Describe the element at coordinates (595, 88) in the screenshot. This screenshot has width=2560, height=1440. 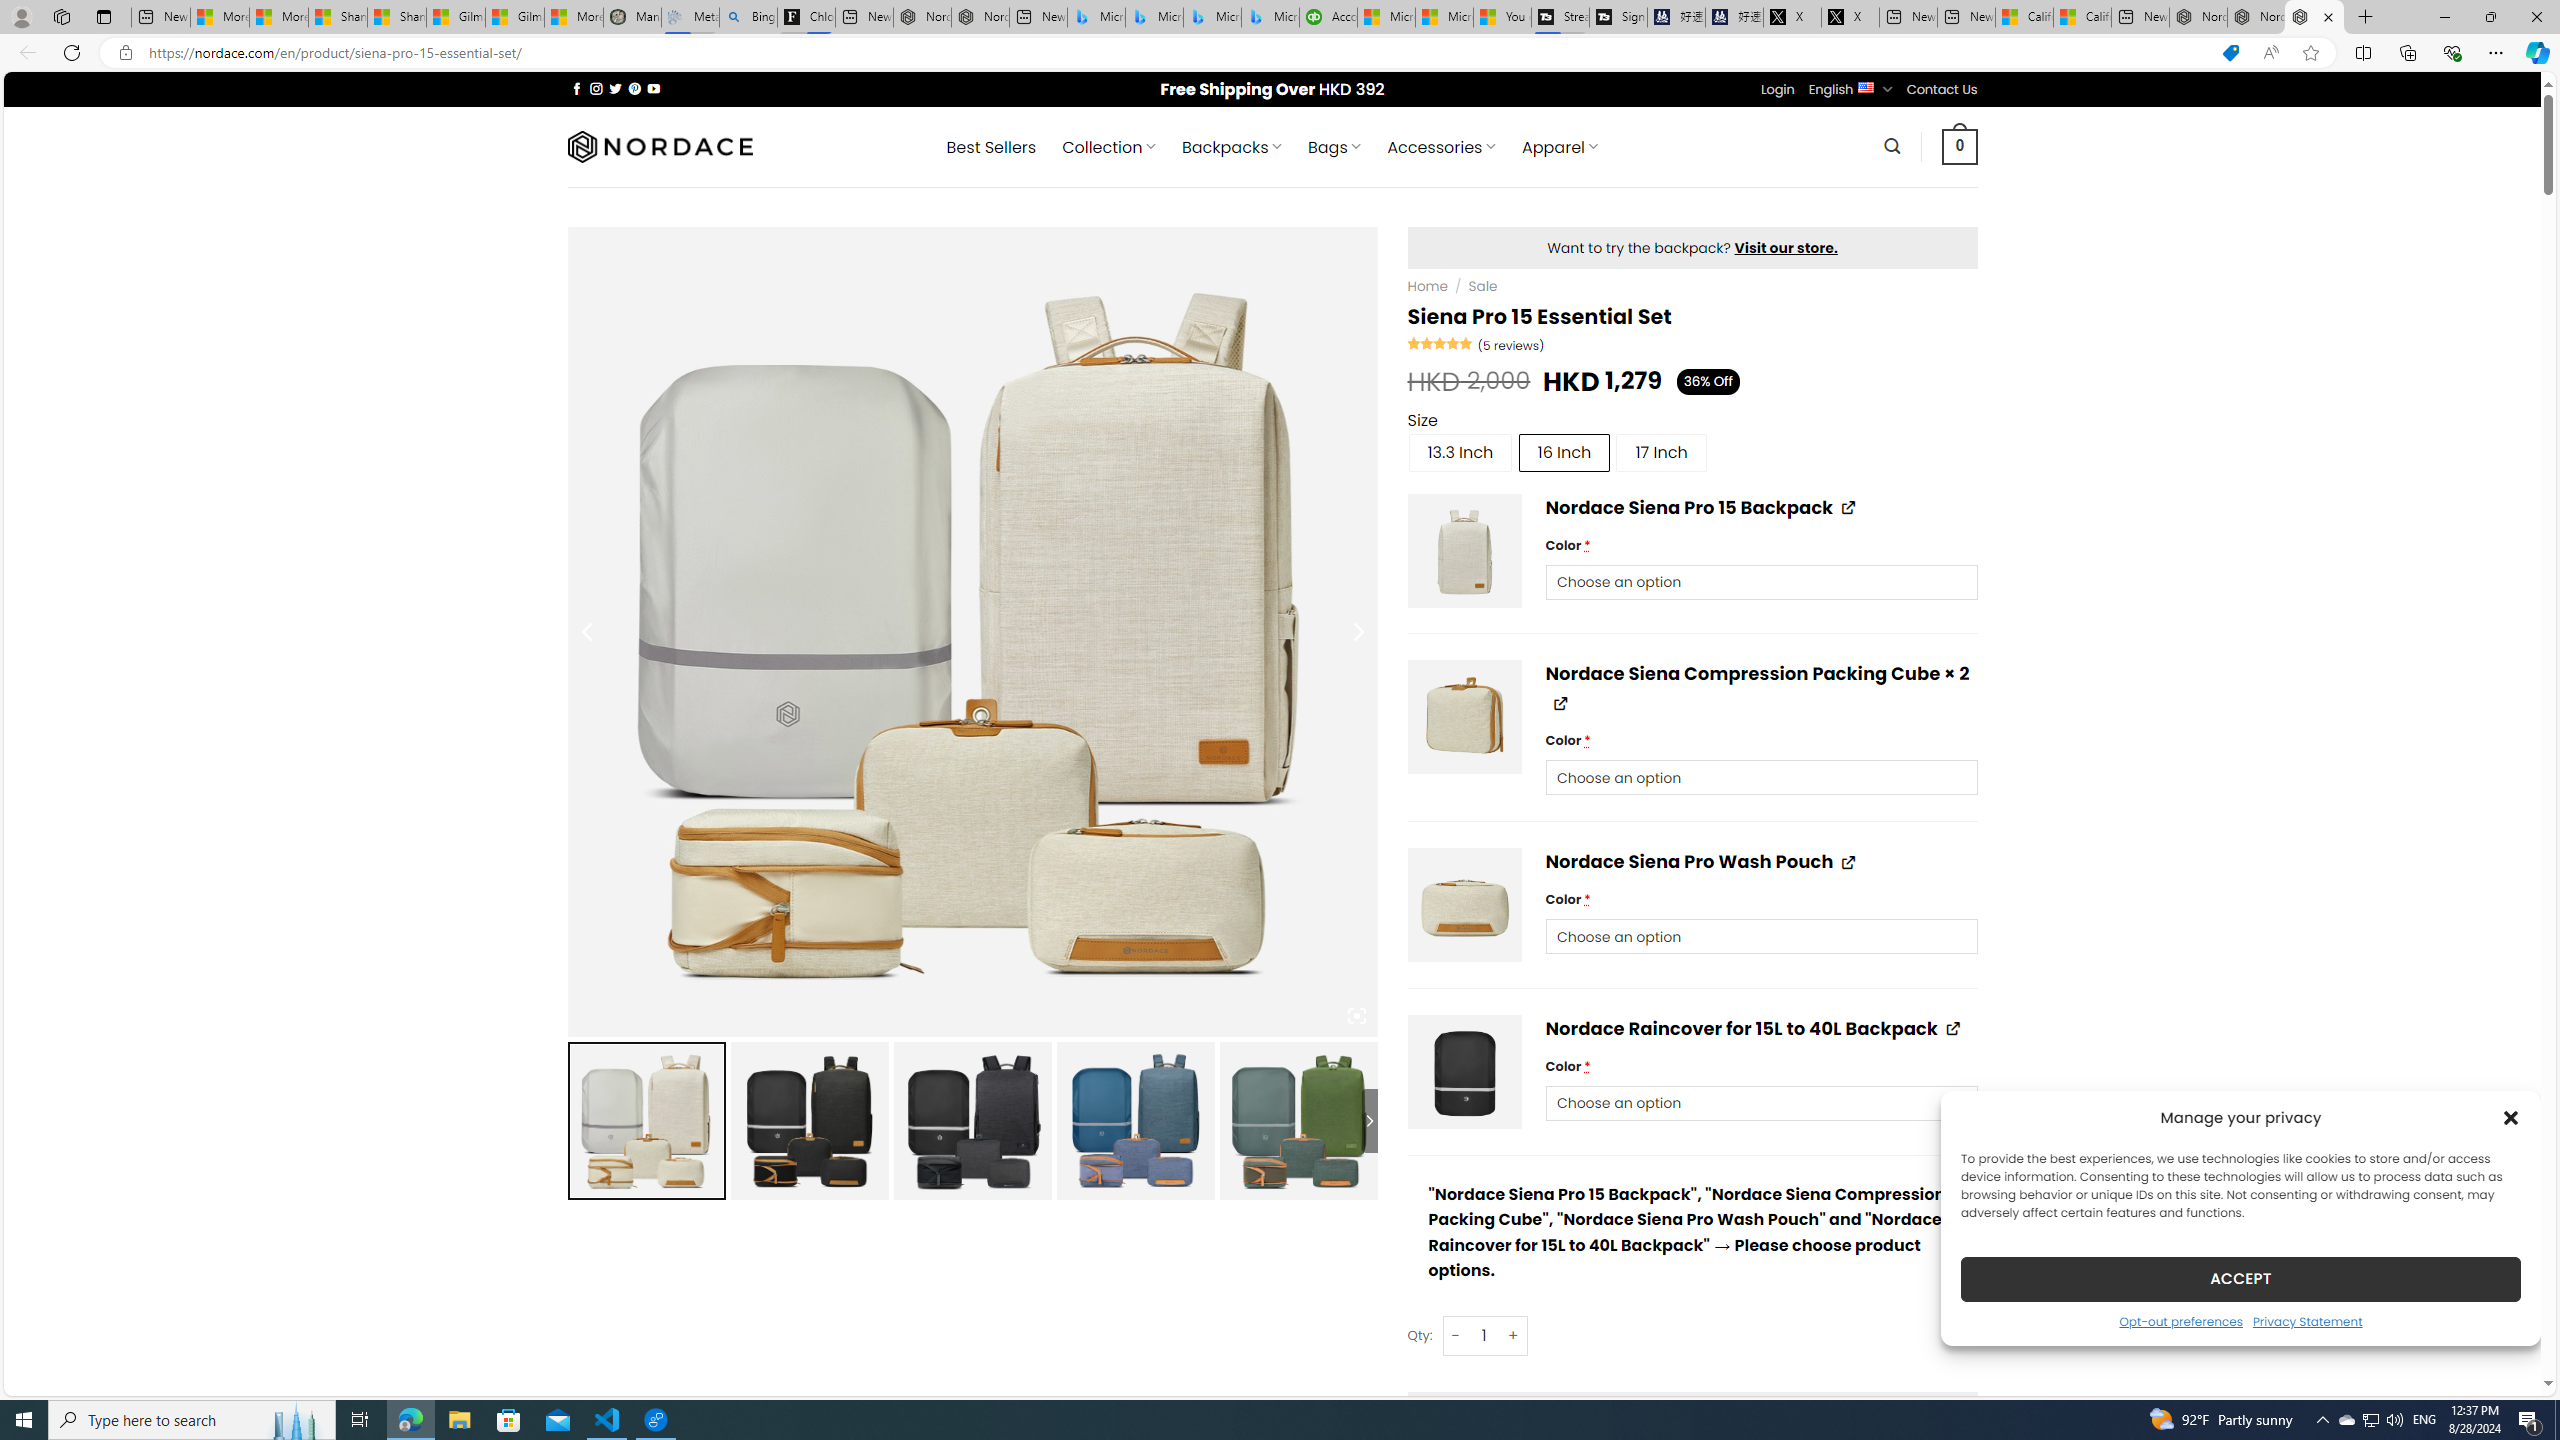
I see `'Follow on Instagram'` at that location.